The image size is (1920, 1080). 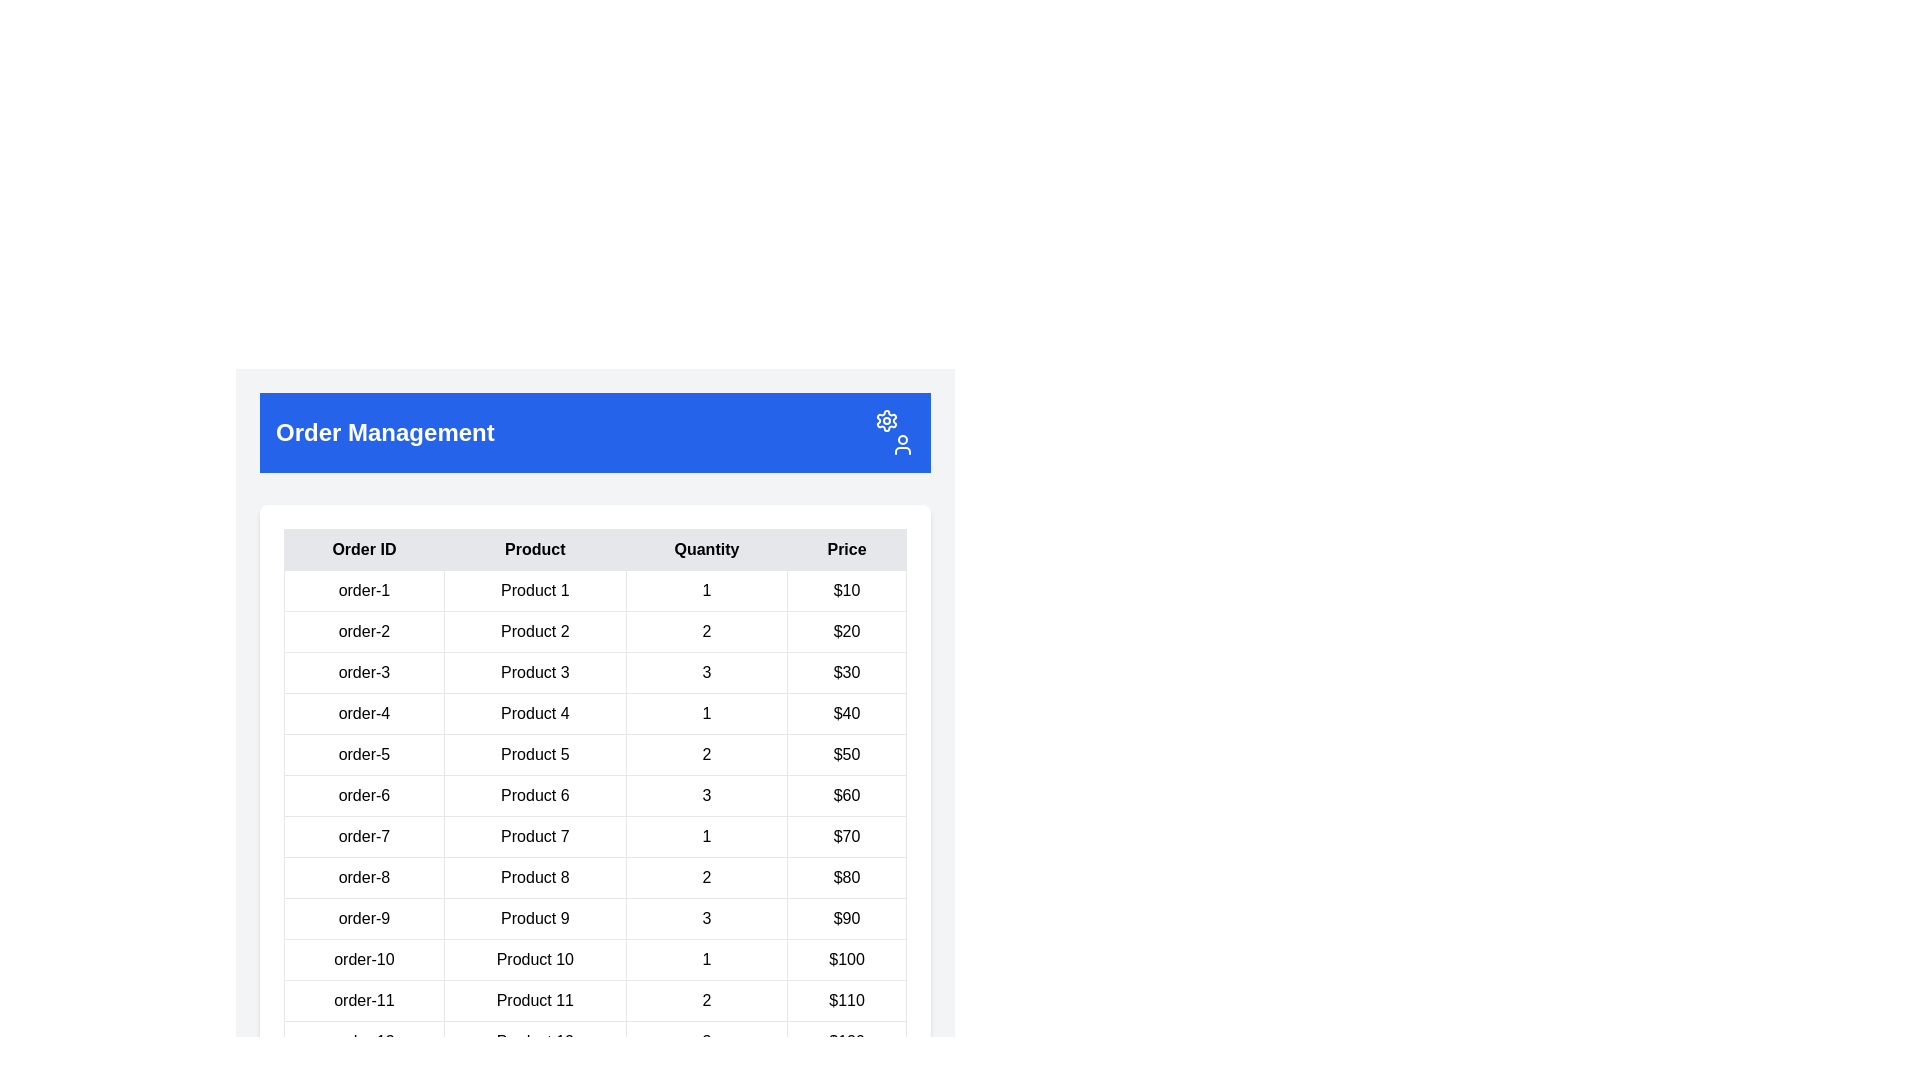 I want to click on the static text label displaying the price '$30' in the 'Price' column of the table for 'order-3' associated with 'Product 3', so click(x=847, y=672).